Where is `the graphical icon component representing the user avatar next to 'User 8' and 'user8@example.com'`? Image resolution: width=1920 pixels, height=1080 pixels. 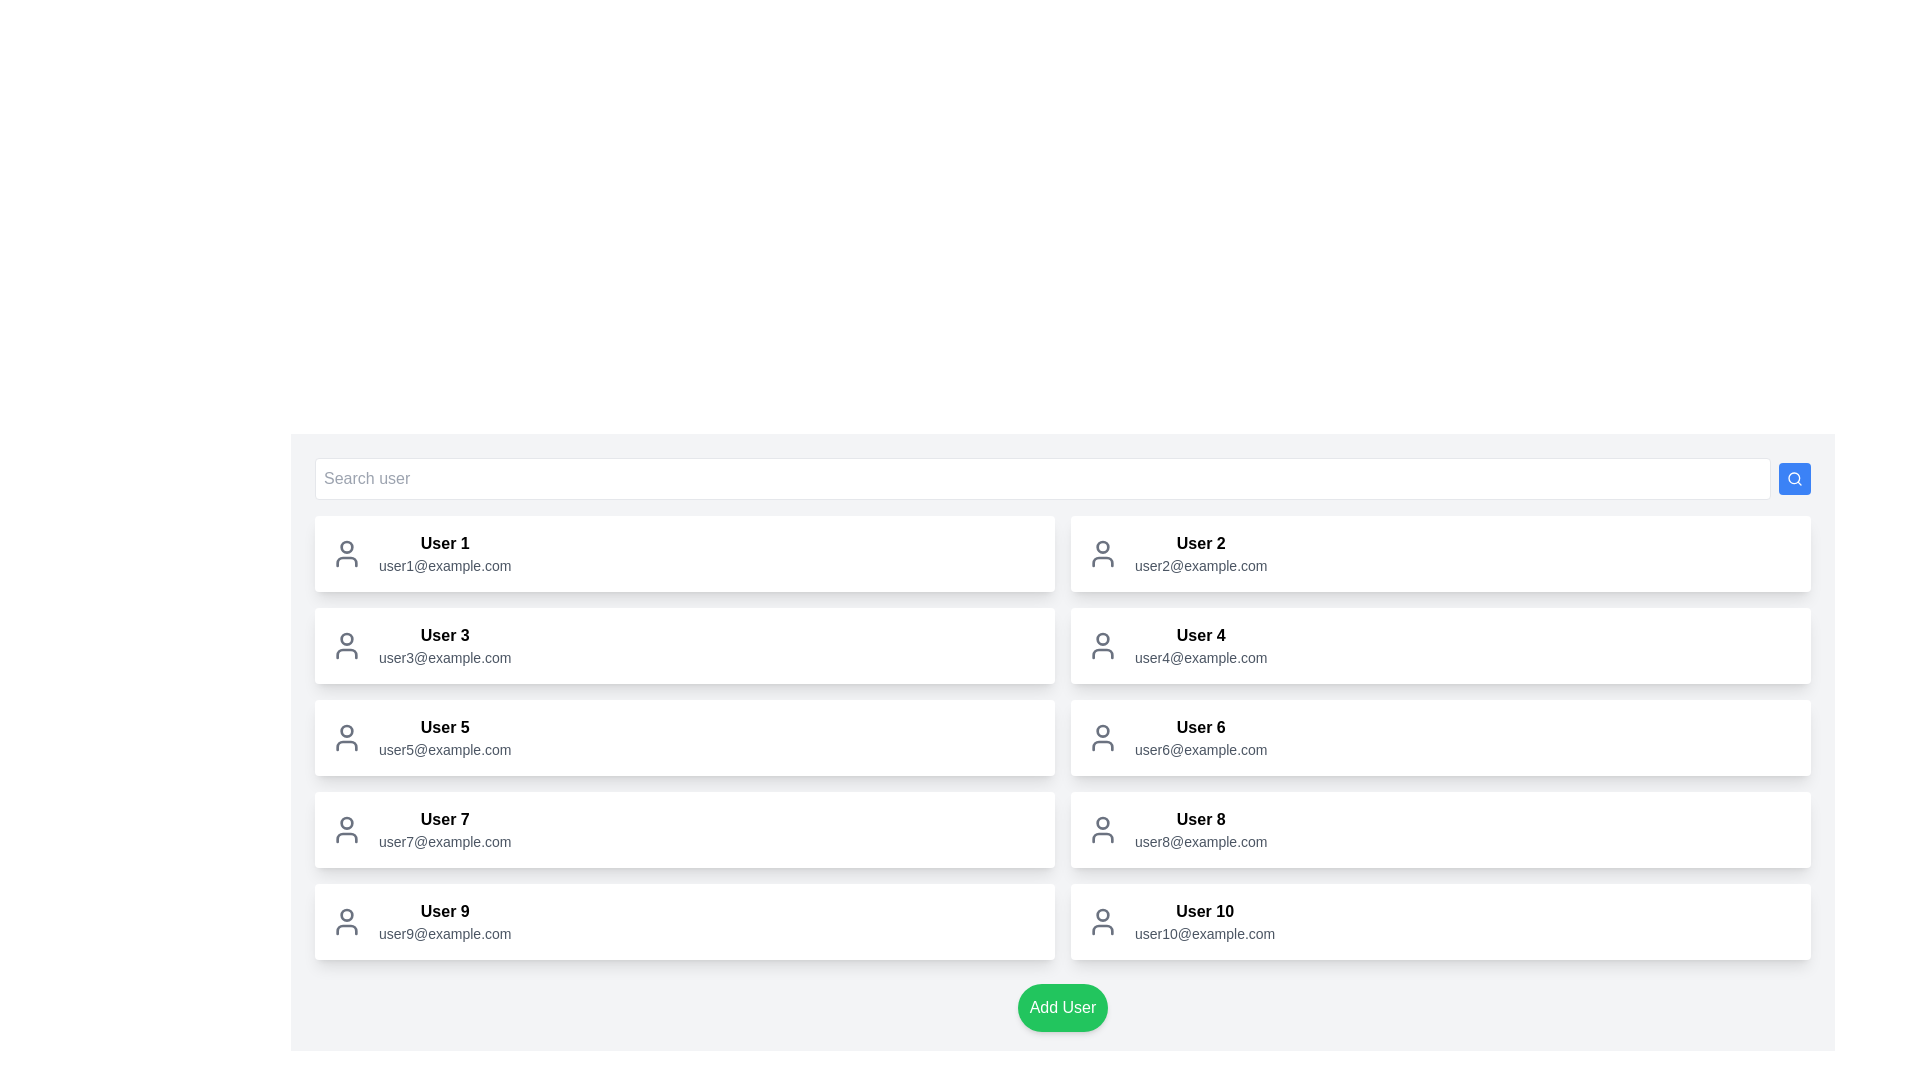
the graphical icon component representing the user avatar next to 'User 8' and 'user8@example.com' is located at coordinates (1102, 822).